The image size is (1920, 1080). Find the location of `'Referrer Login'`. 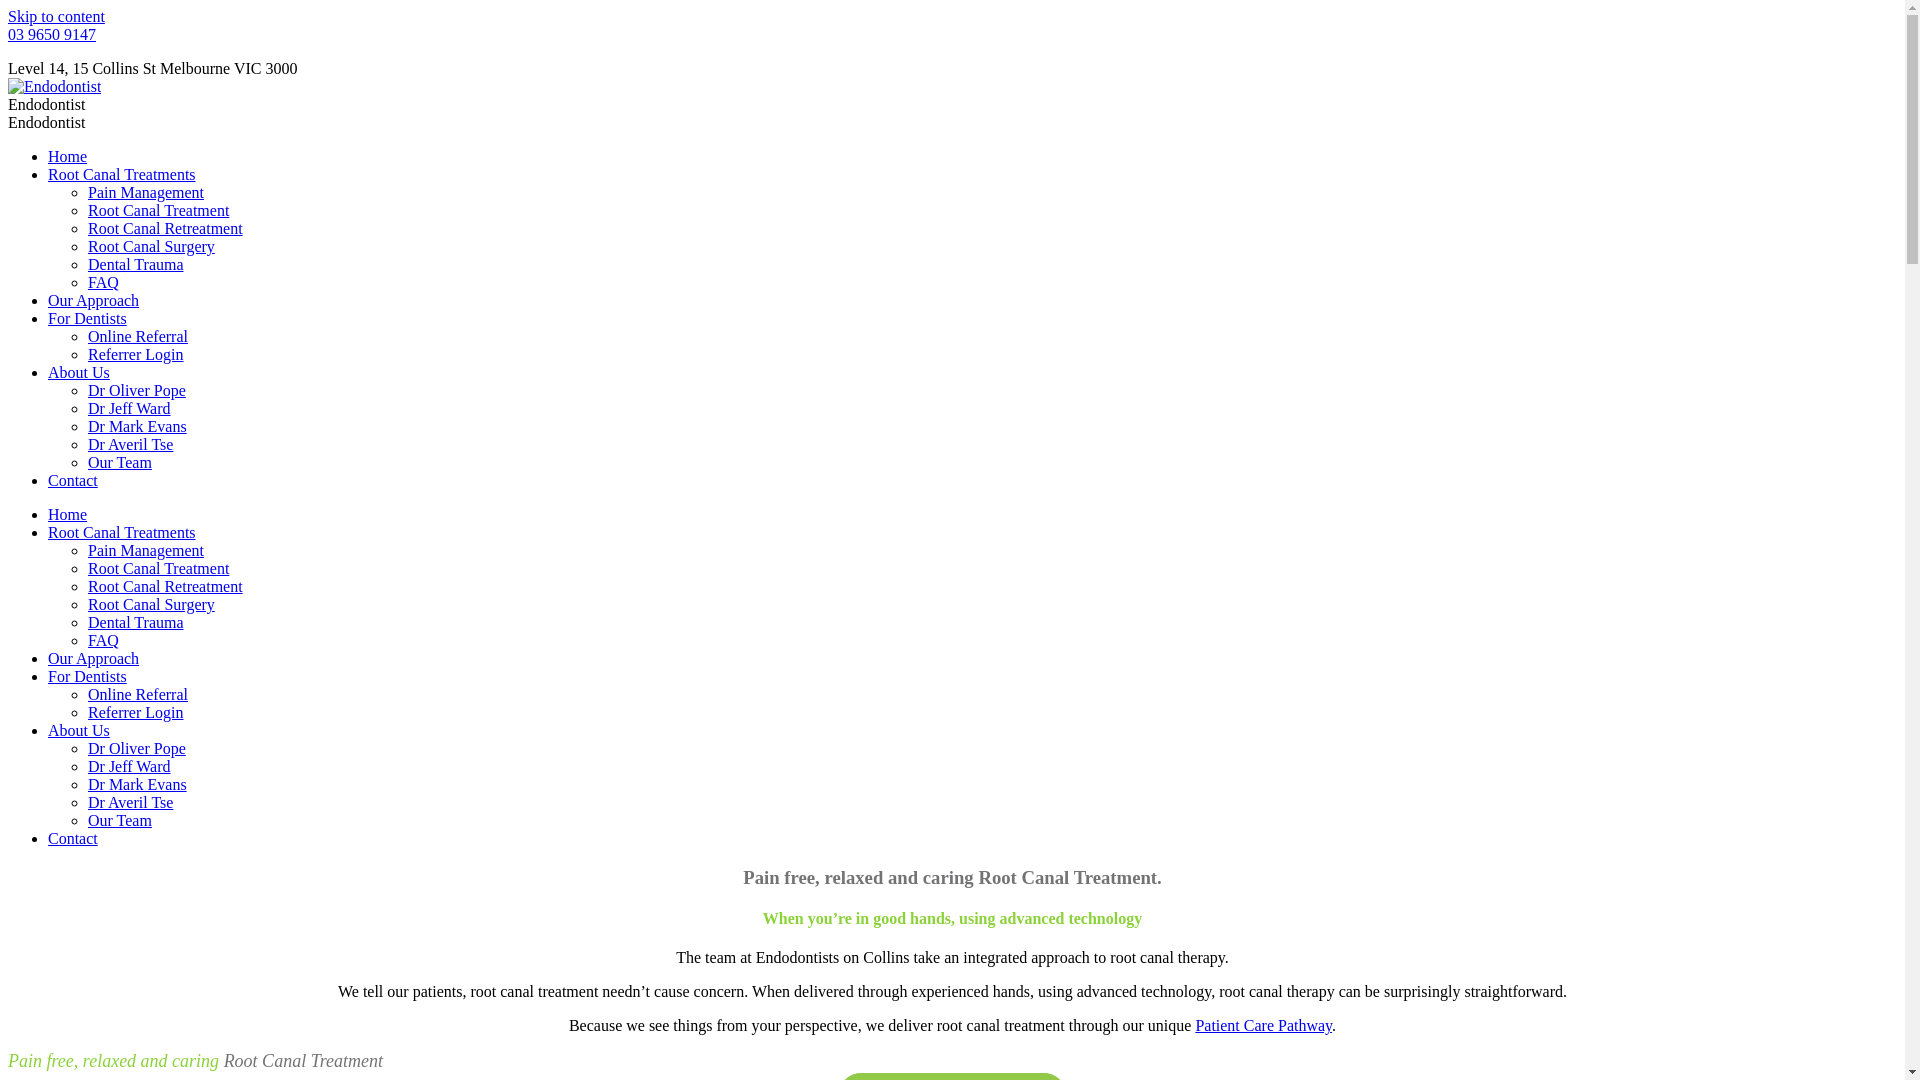

'Referrer Login' is located at coordinates (86, 711).